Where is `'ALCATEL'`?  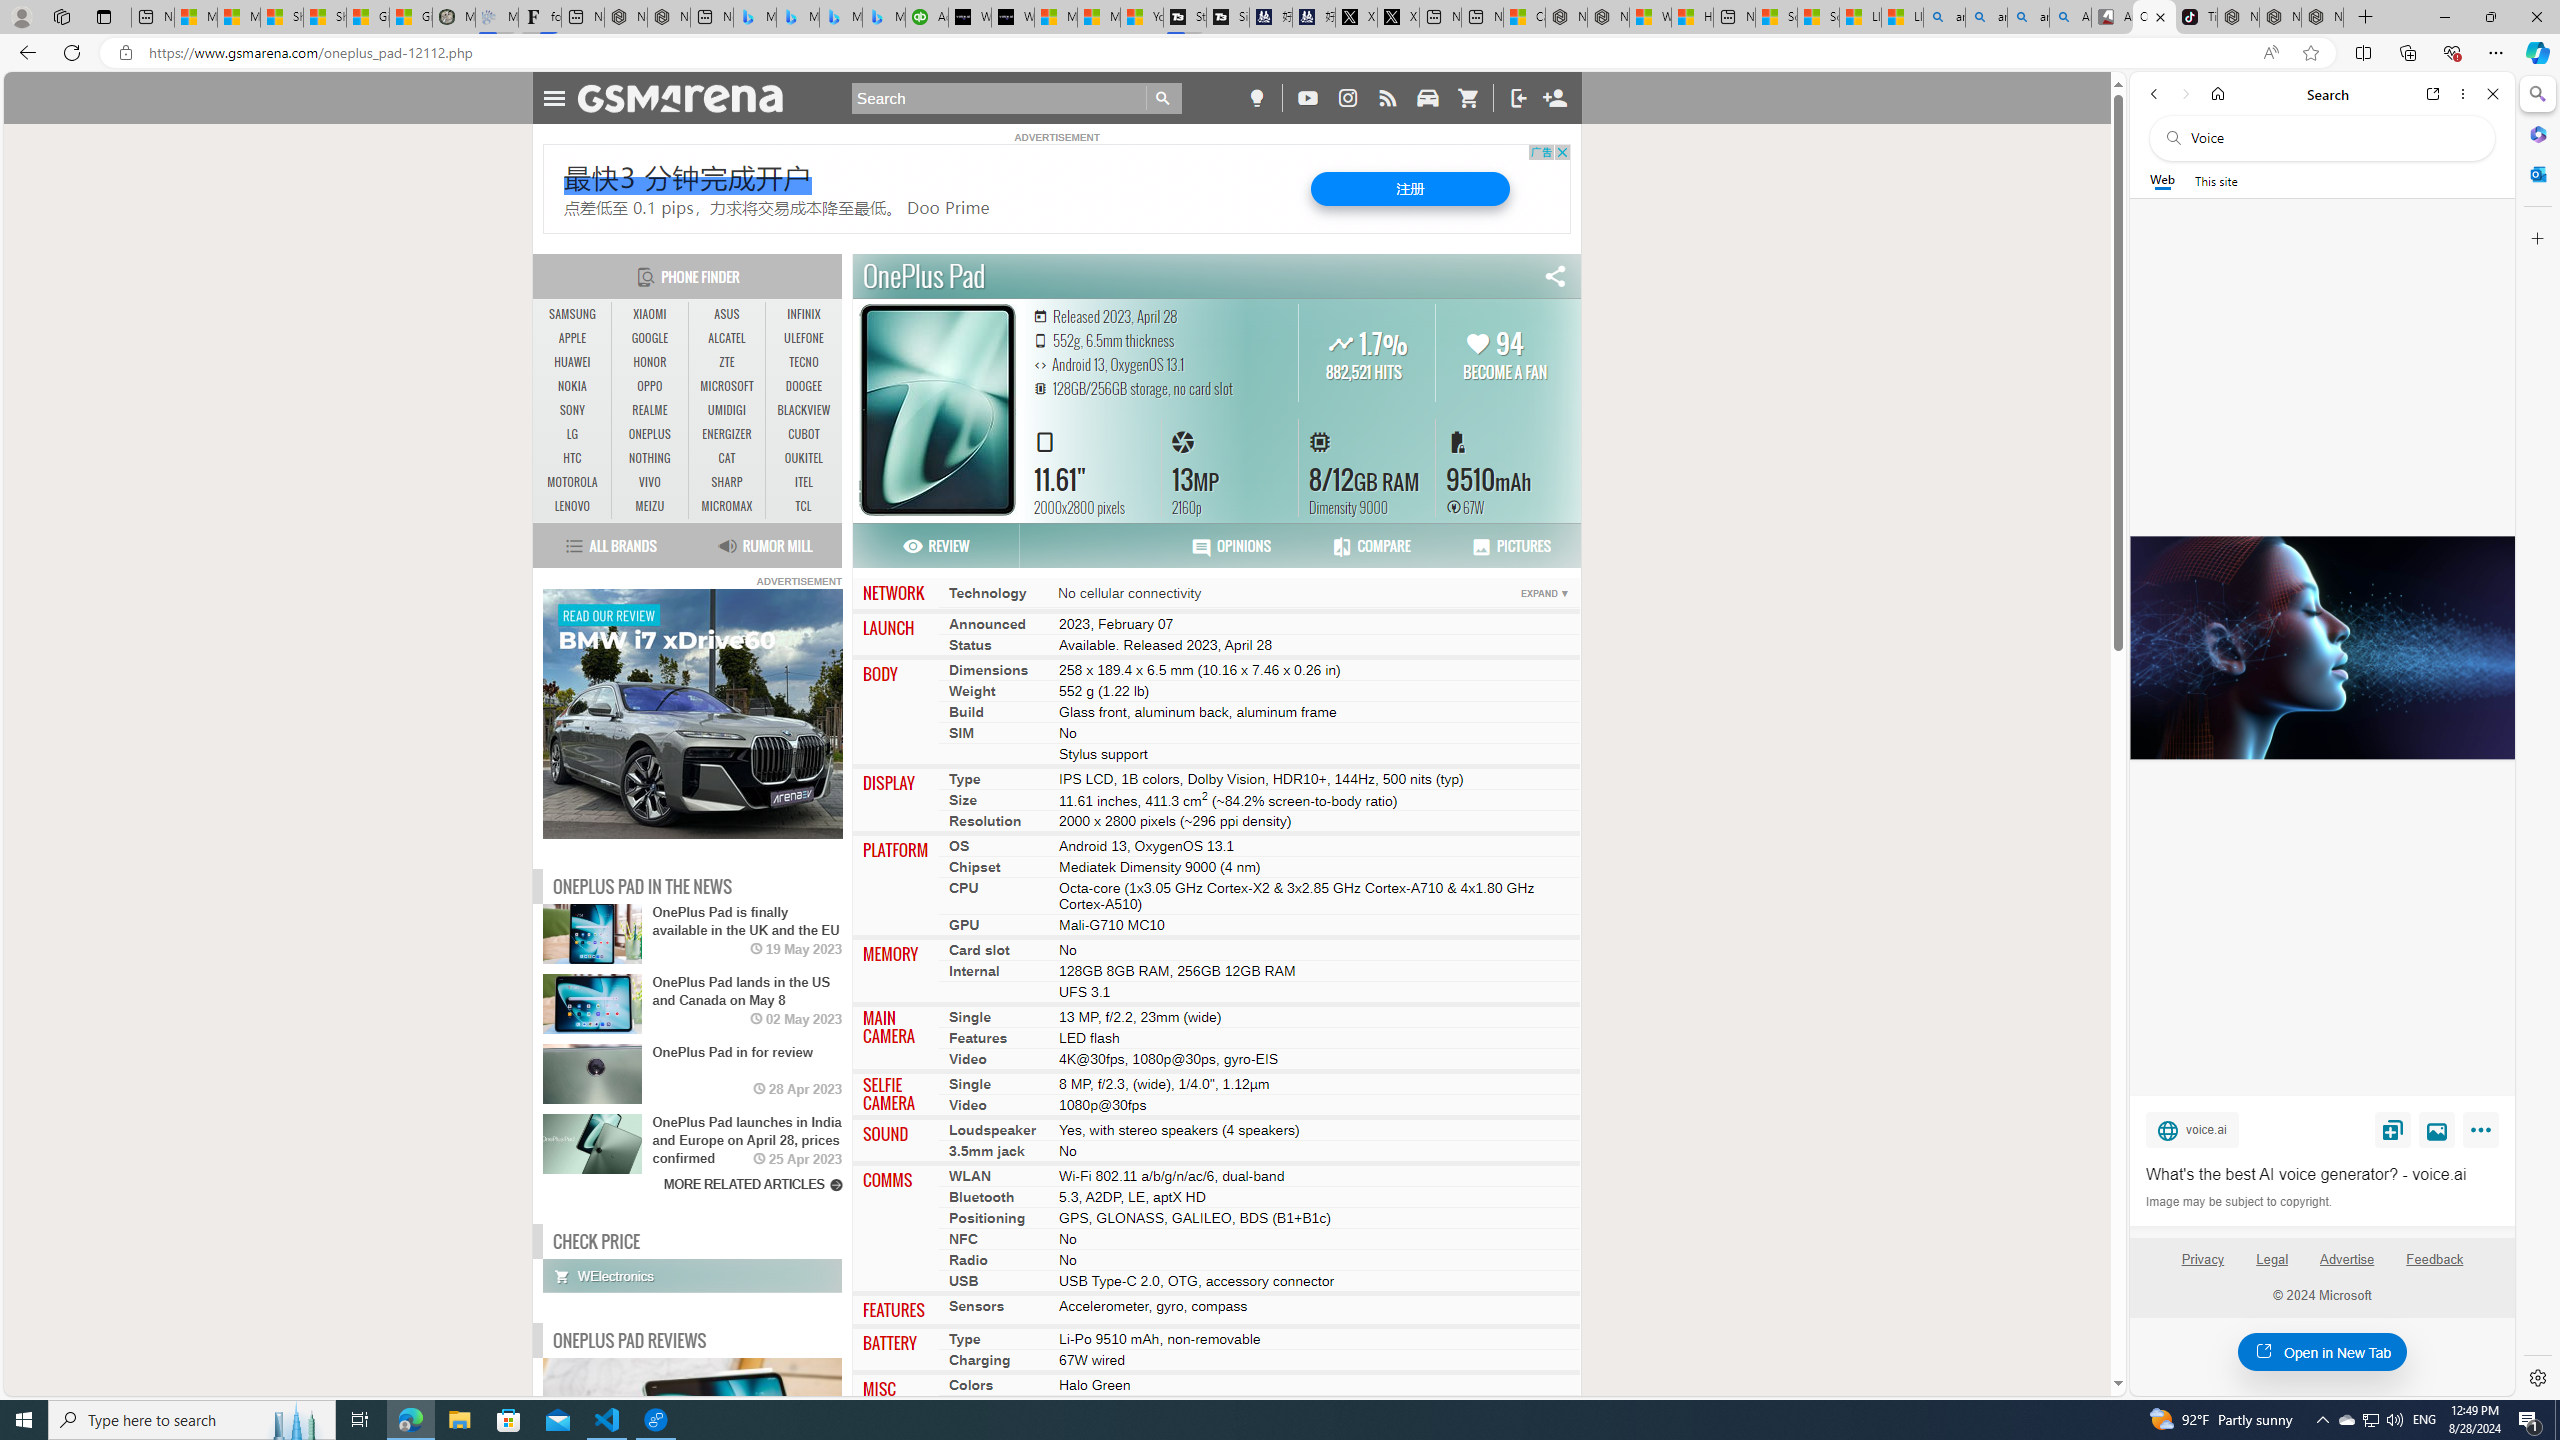 'ALCATEL' is located at coordinates (726, 337).